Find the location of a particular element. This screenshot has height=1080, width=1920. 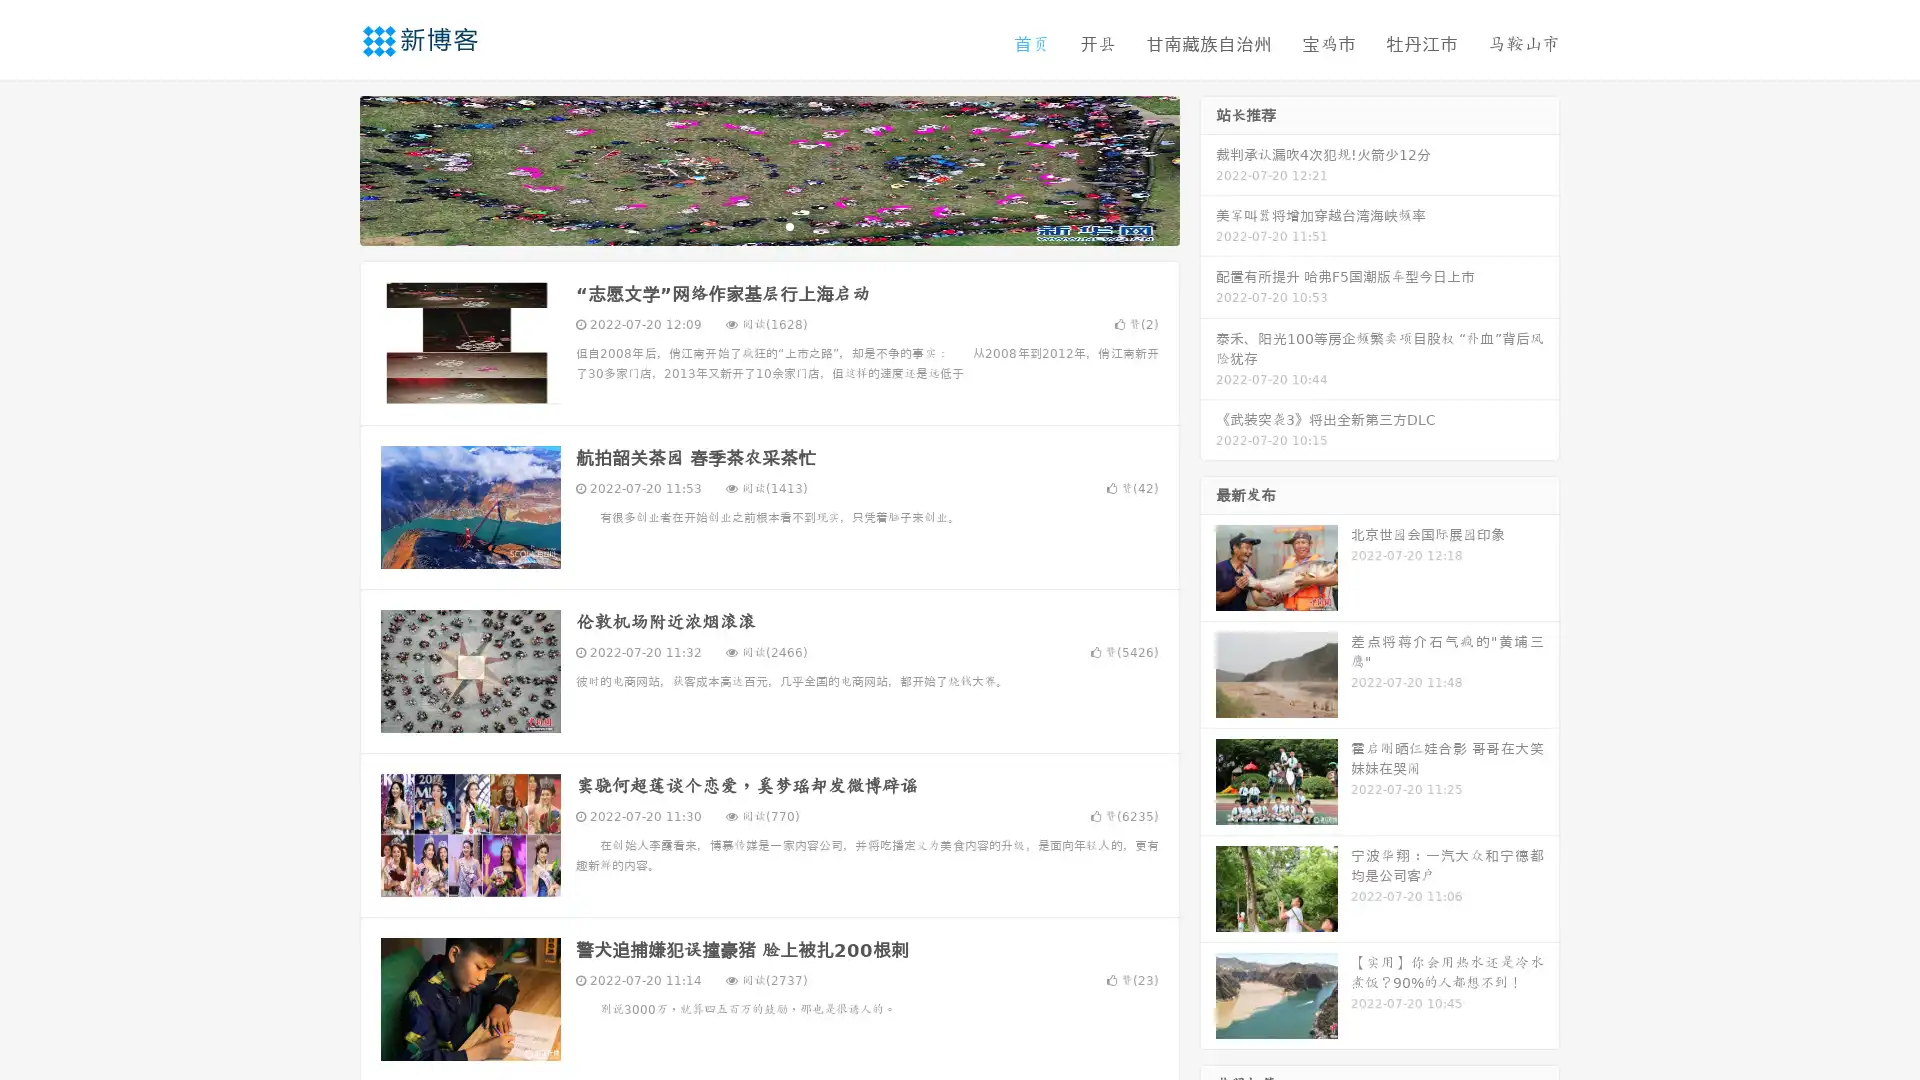

Go to slide 3 is located at coordinates (789, 225).